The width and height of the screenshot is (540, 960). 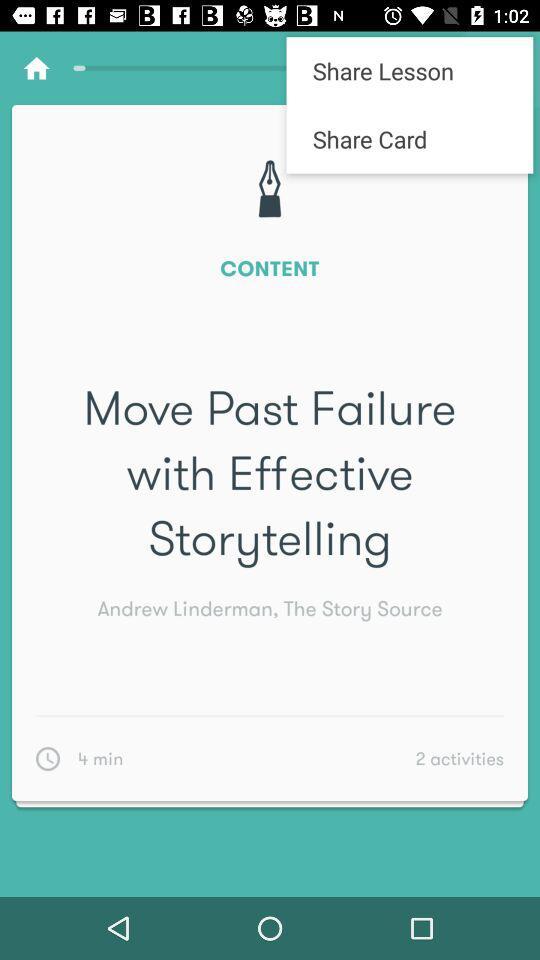 I want to click on the home icon, so click(x=36, y=68).